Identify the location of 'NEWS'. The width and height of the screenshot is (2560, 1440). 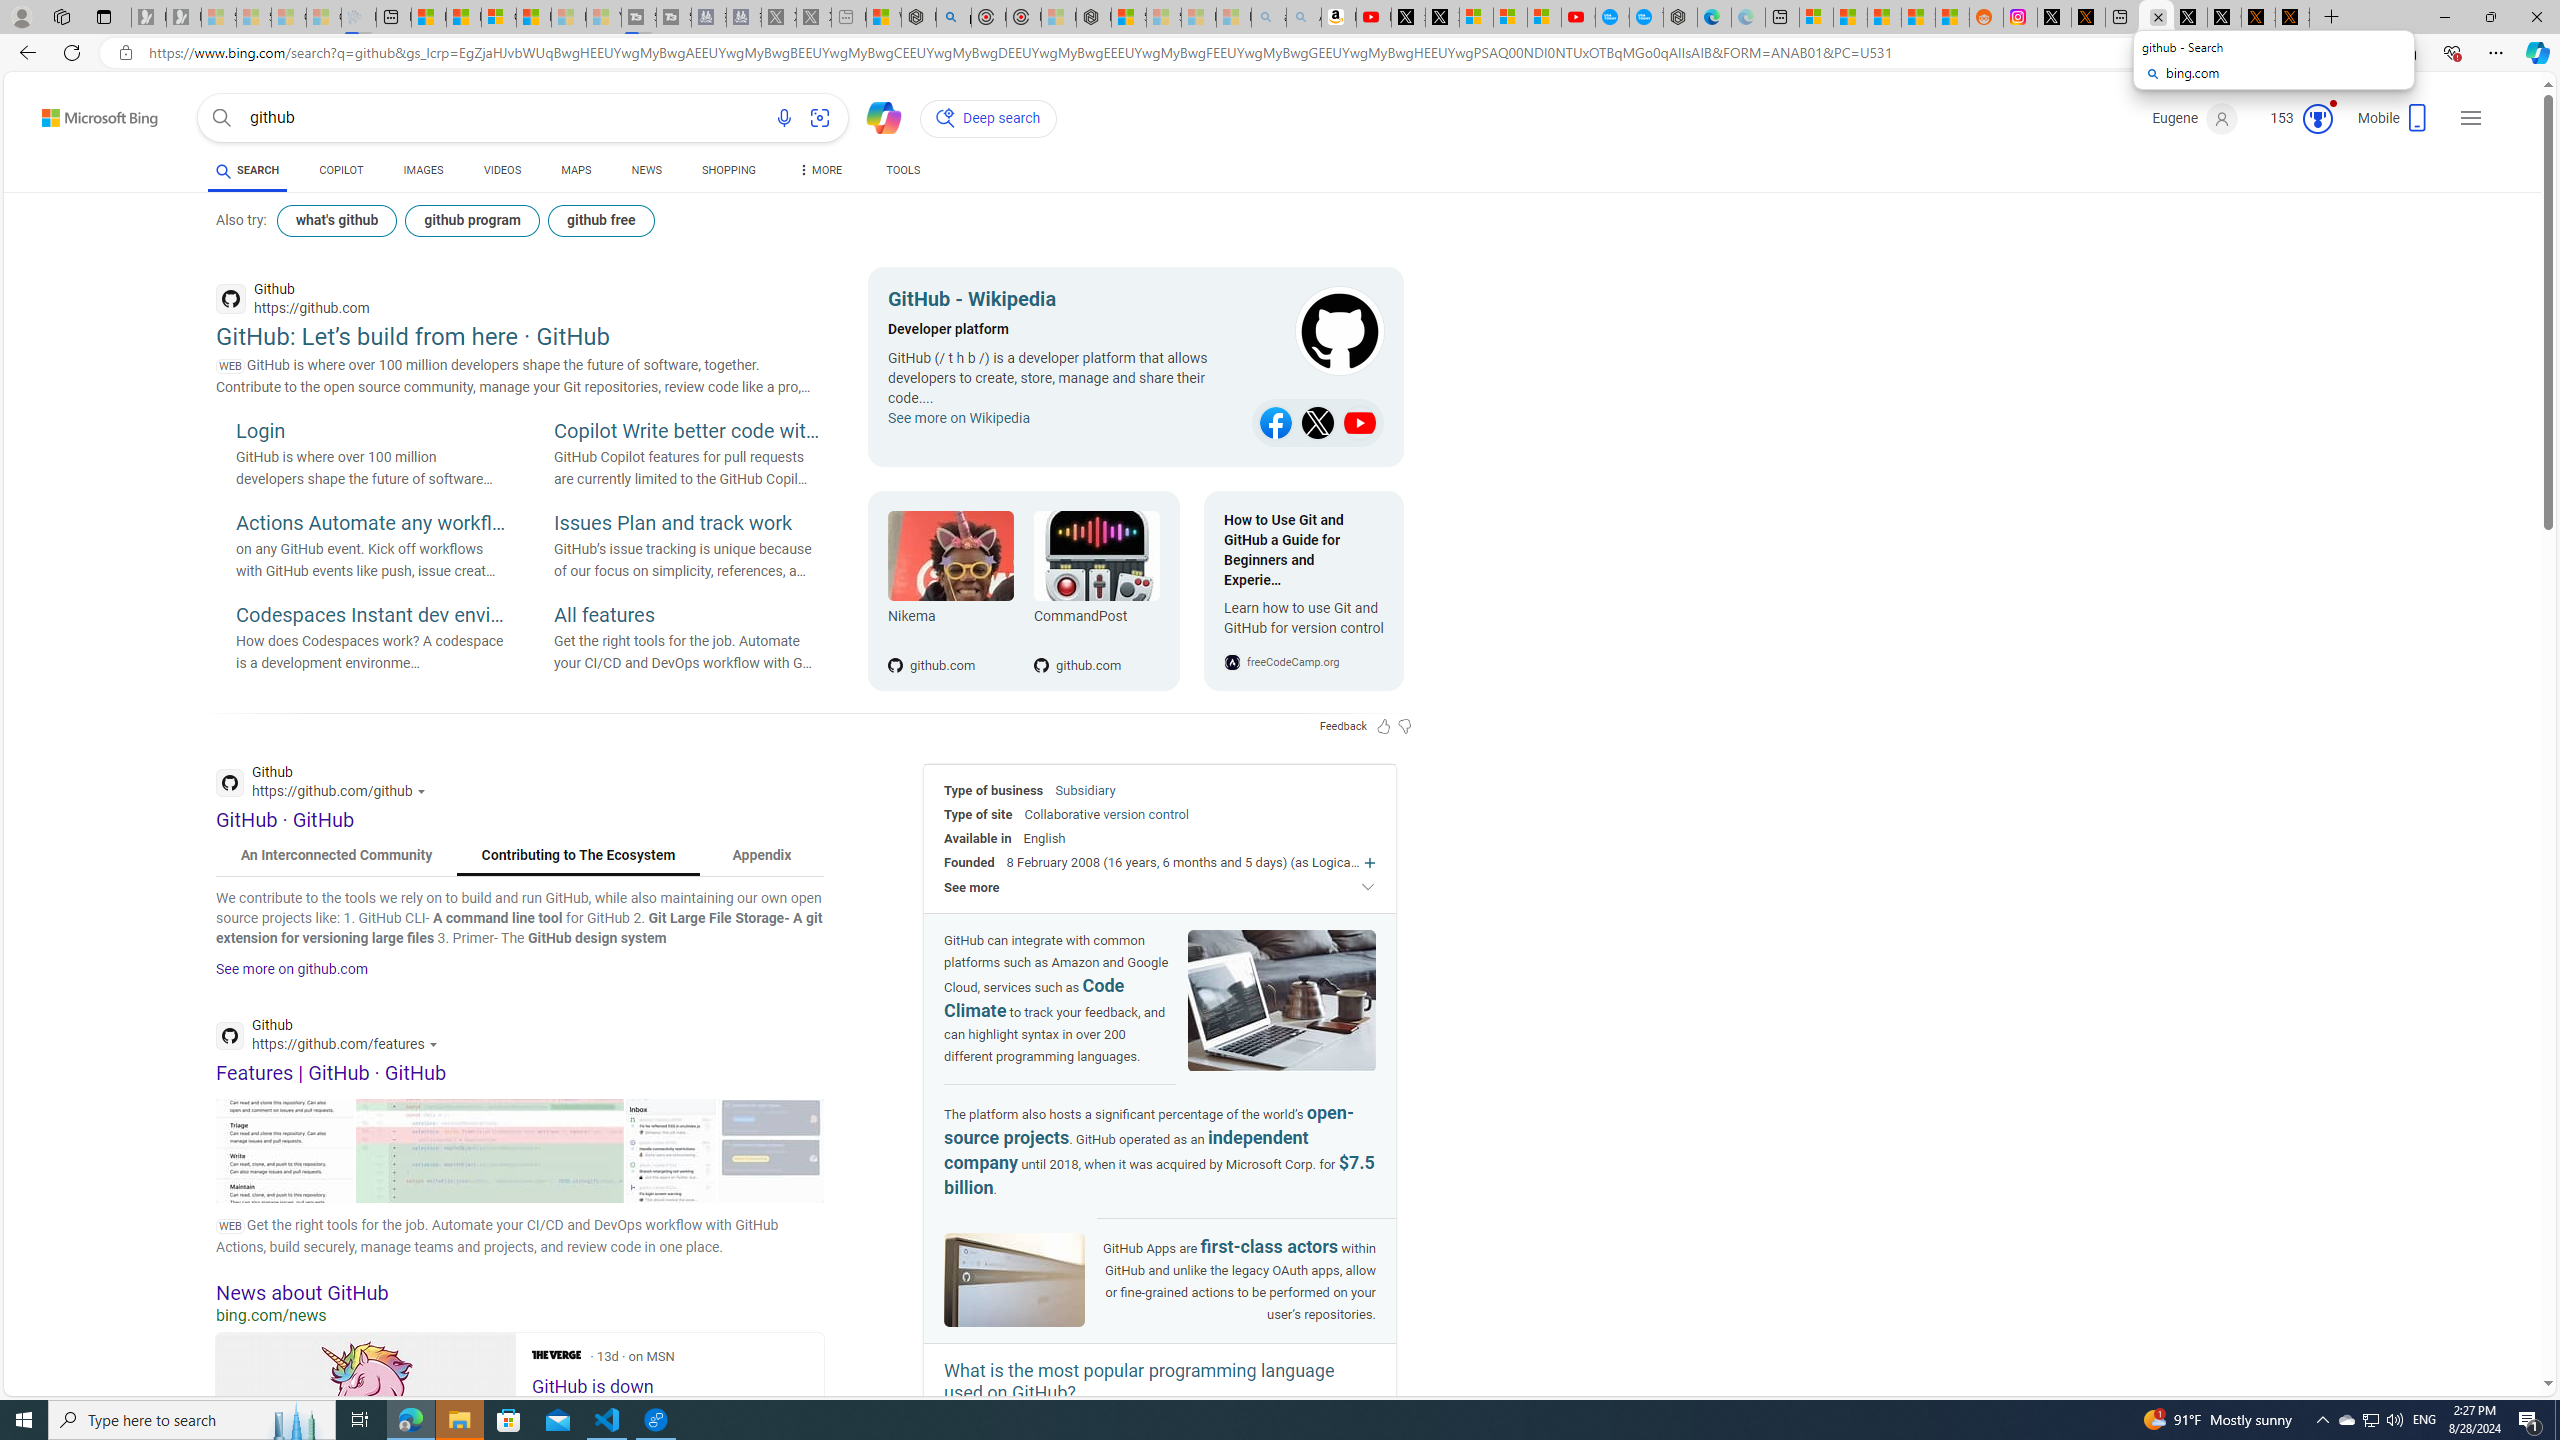
(645, 169).